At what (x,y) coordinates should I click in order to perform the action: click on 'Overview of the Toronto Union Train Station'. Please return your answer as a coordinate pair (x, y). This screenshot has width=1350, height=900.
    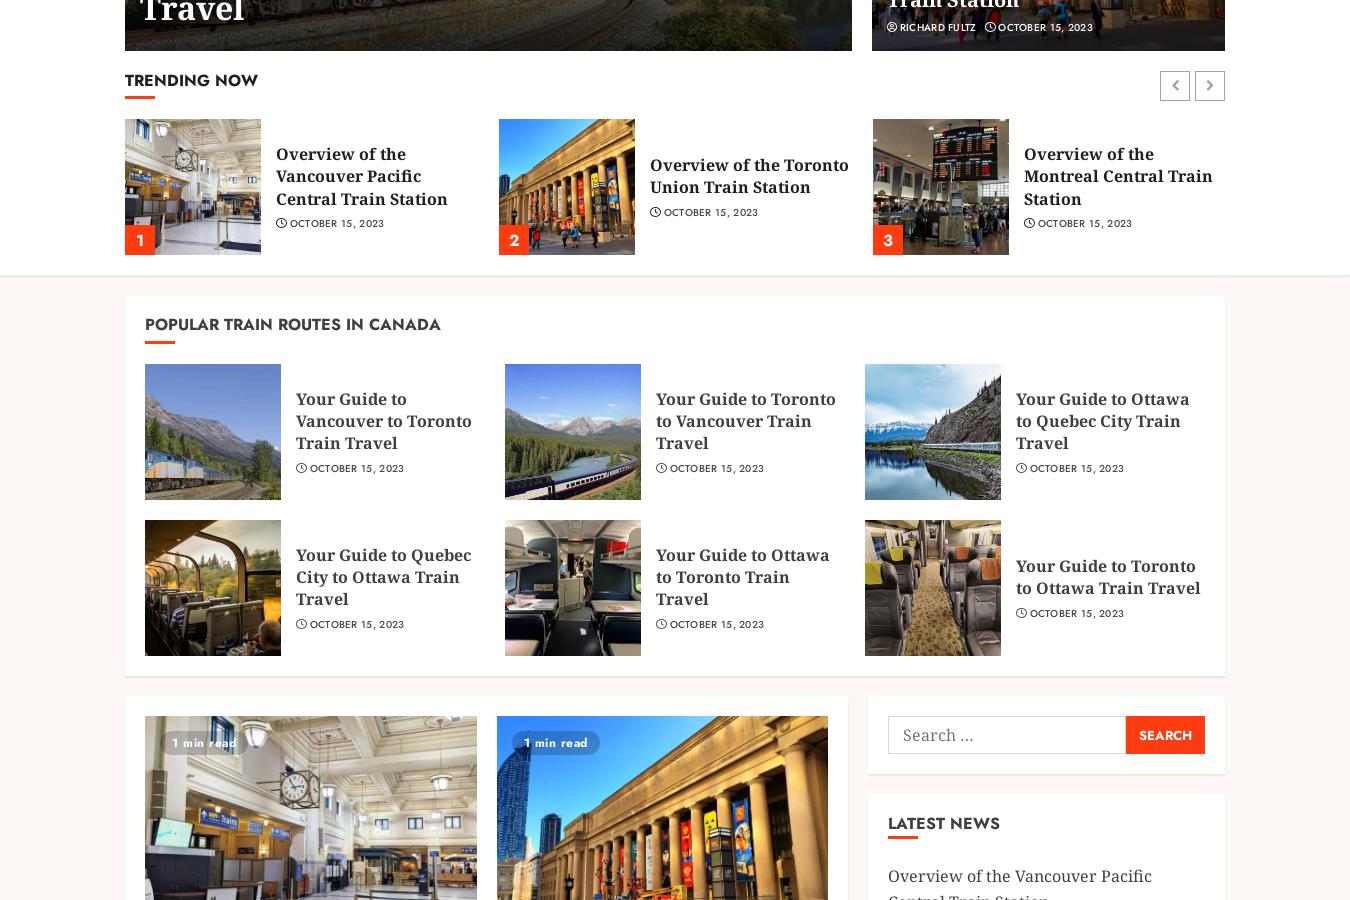
    Looking at the image, I should click on (748, 175).